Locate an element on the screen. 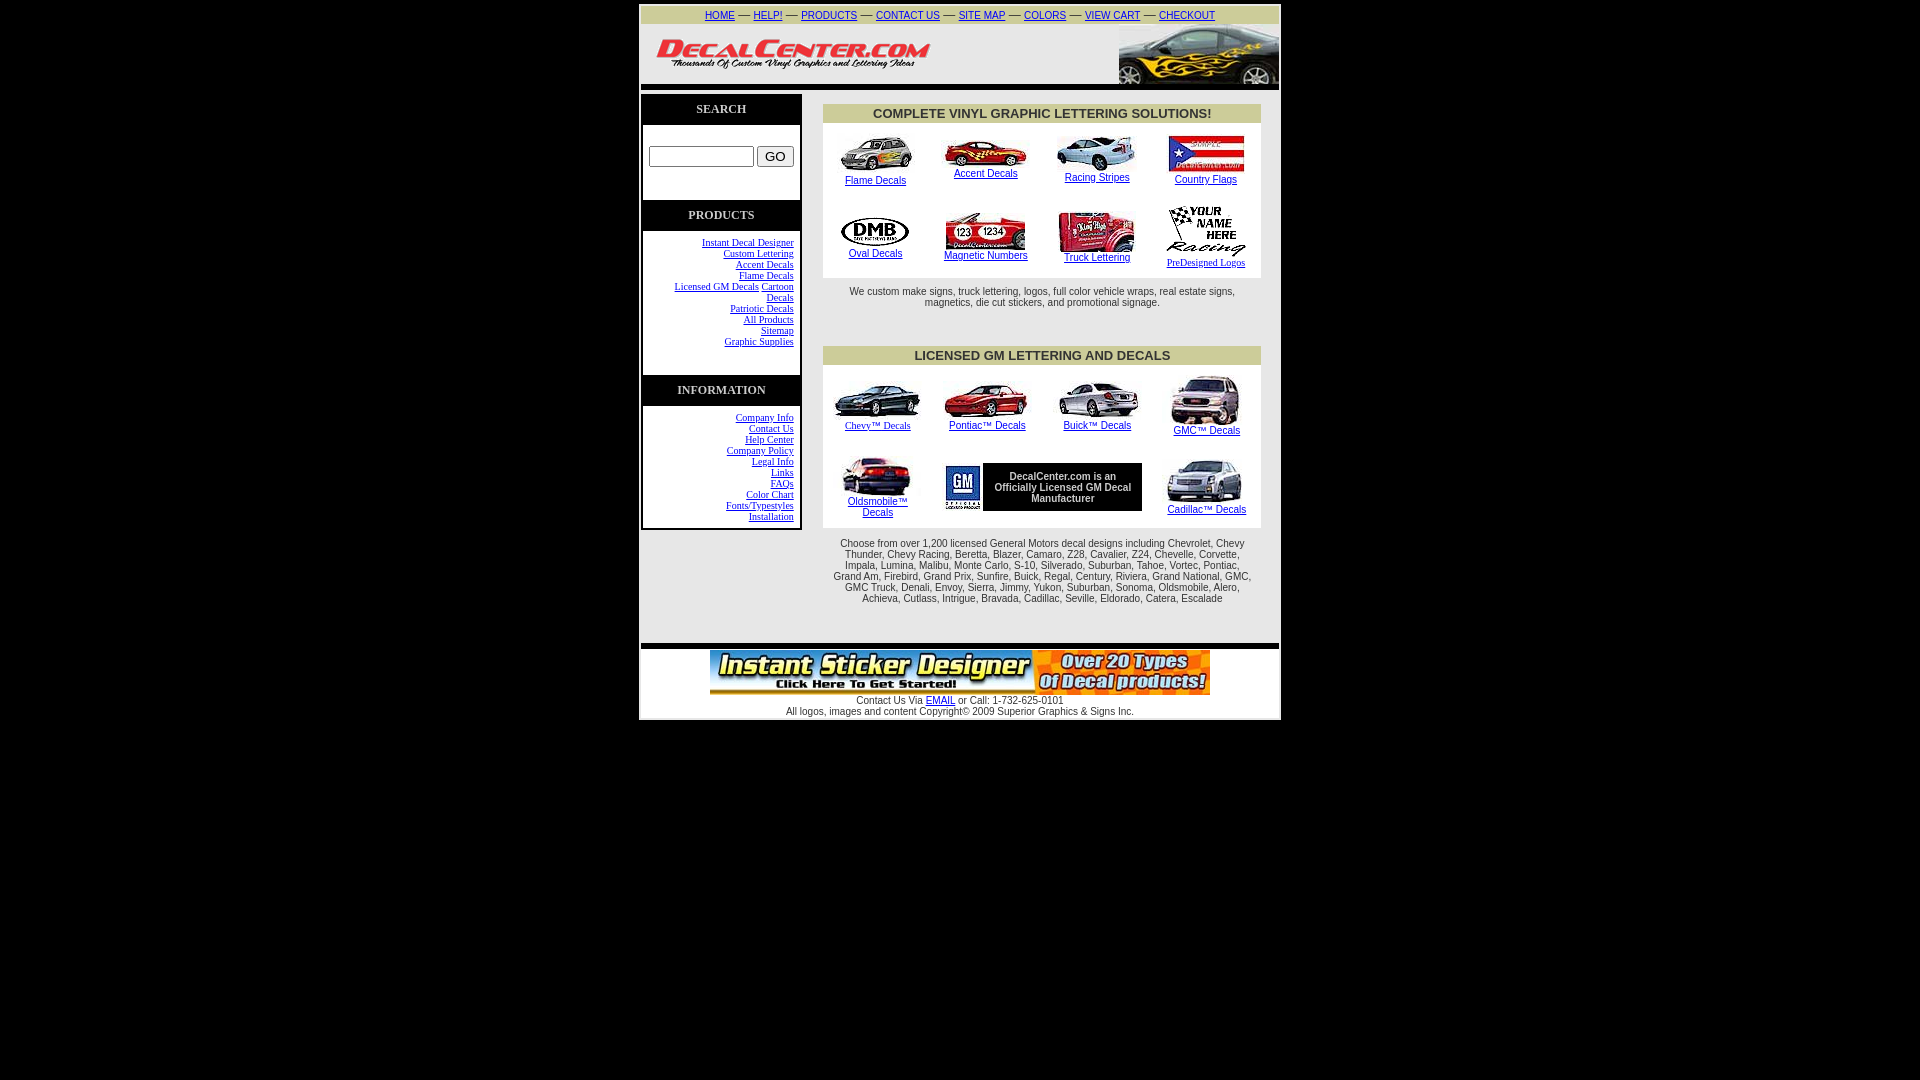  'PRODUCTS' is located at coordinates (829, 15).